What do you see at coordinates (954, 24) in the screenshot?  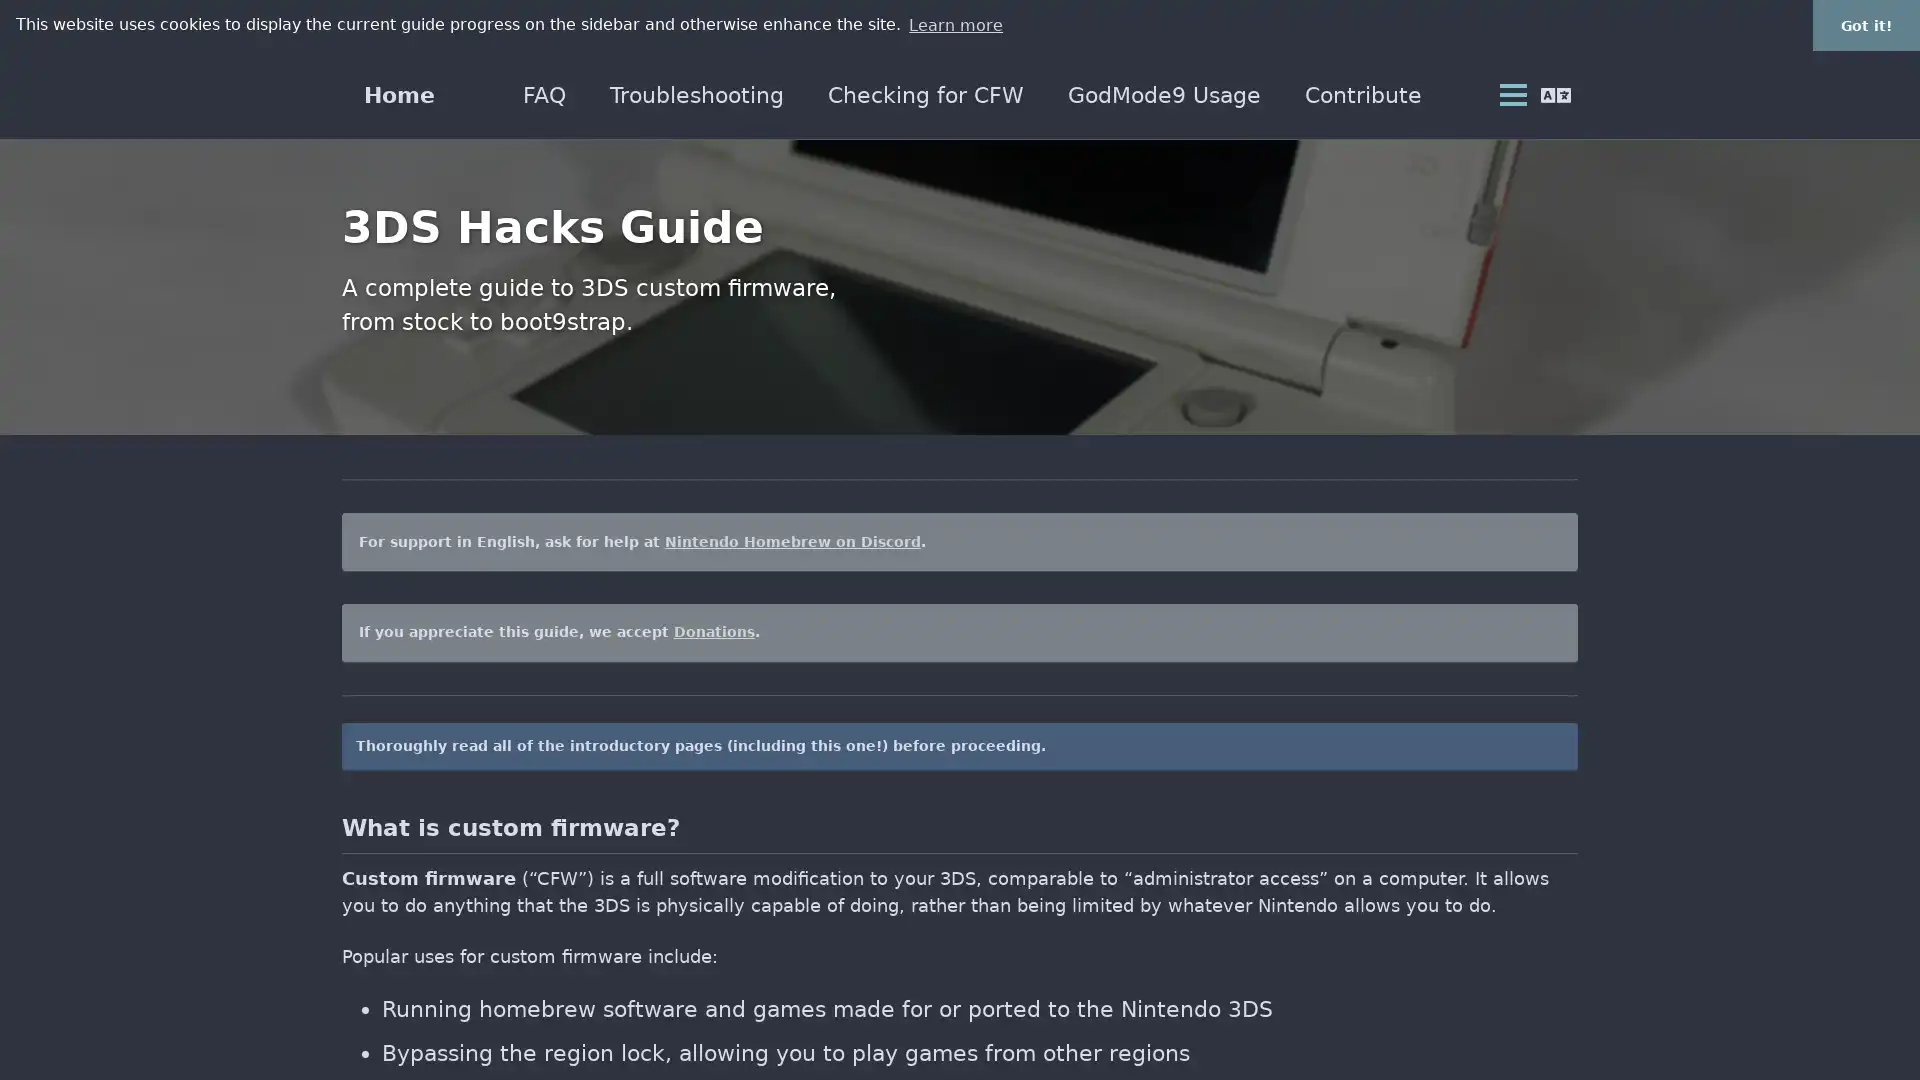 I see `learn more about cookies` at bounding box center [954, 24].